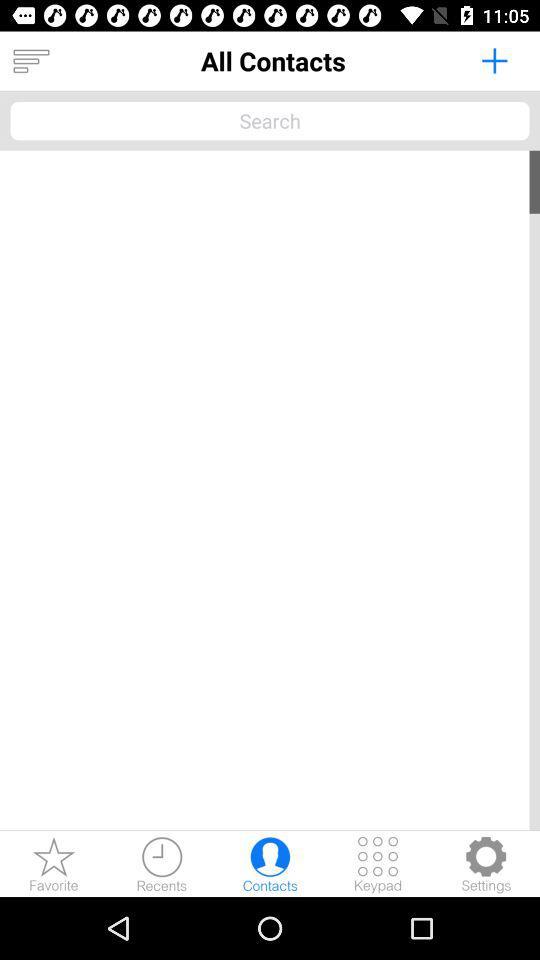 Image resolution: width=540 pixels, height=960 pixels. What do you see at coordinates (270, 489) in the screenshot?
I see `the item at the center` at bounding box center [270, 489].